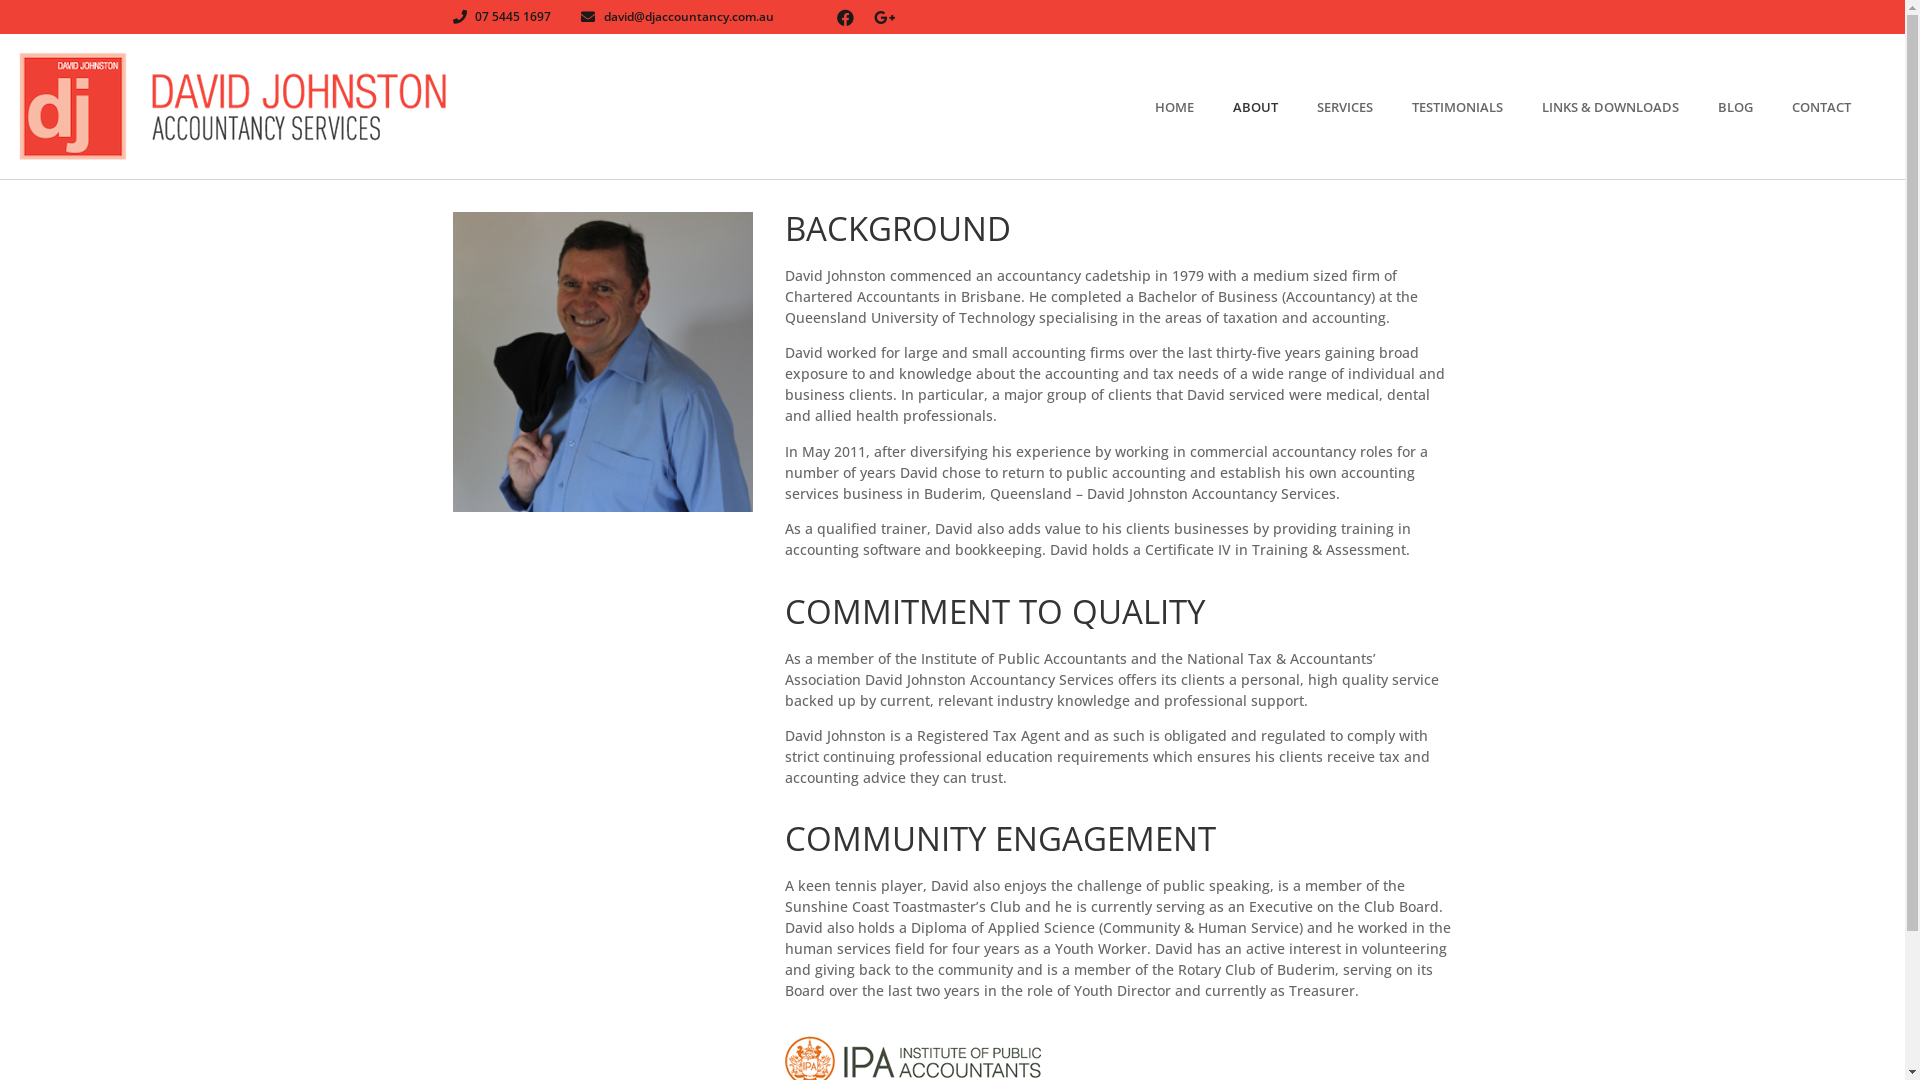 The height and width of the screenshot is (1080, 1920). Describe the element at coordinates (1477, 107) in the screenshot. I see `'TESTIMONIALS'` at that location.